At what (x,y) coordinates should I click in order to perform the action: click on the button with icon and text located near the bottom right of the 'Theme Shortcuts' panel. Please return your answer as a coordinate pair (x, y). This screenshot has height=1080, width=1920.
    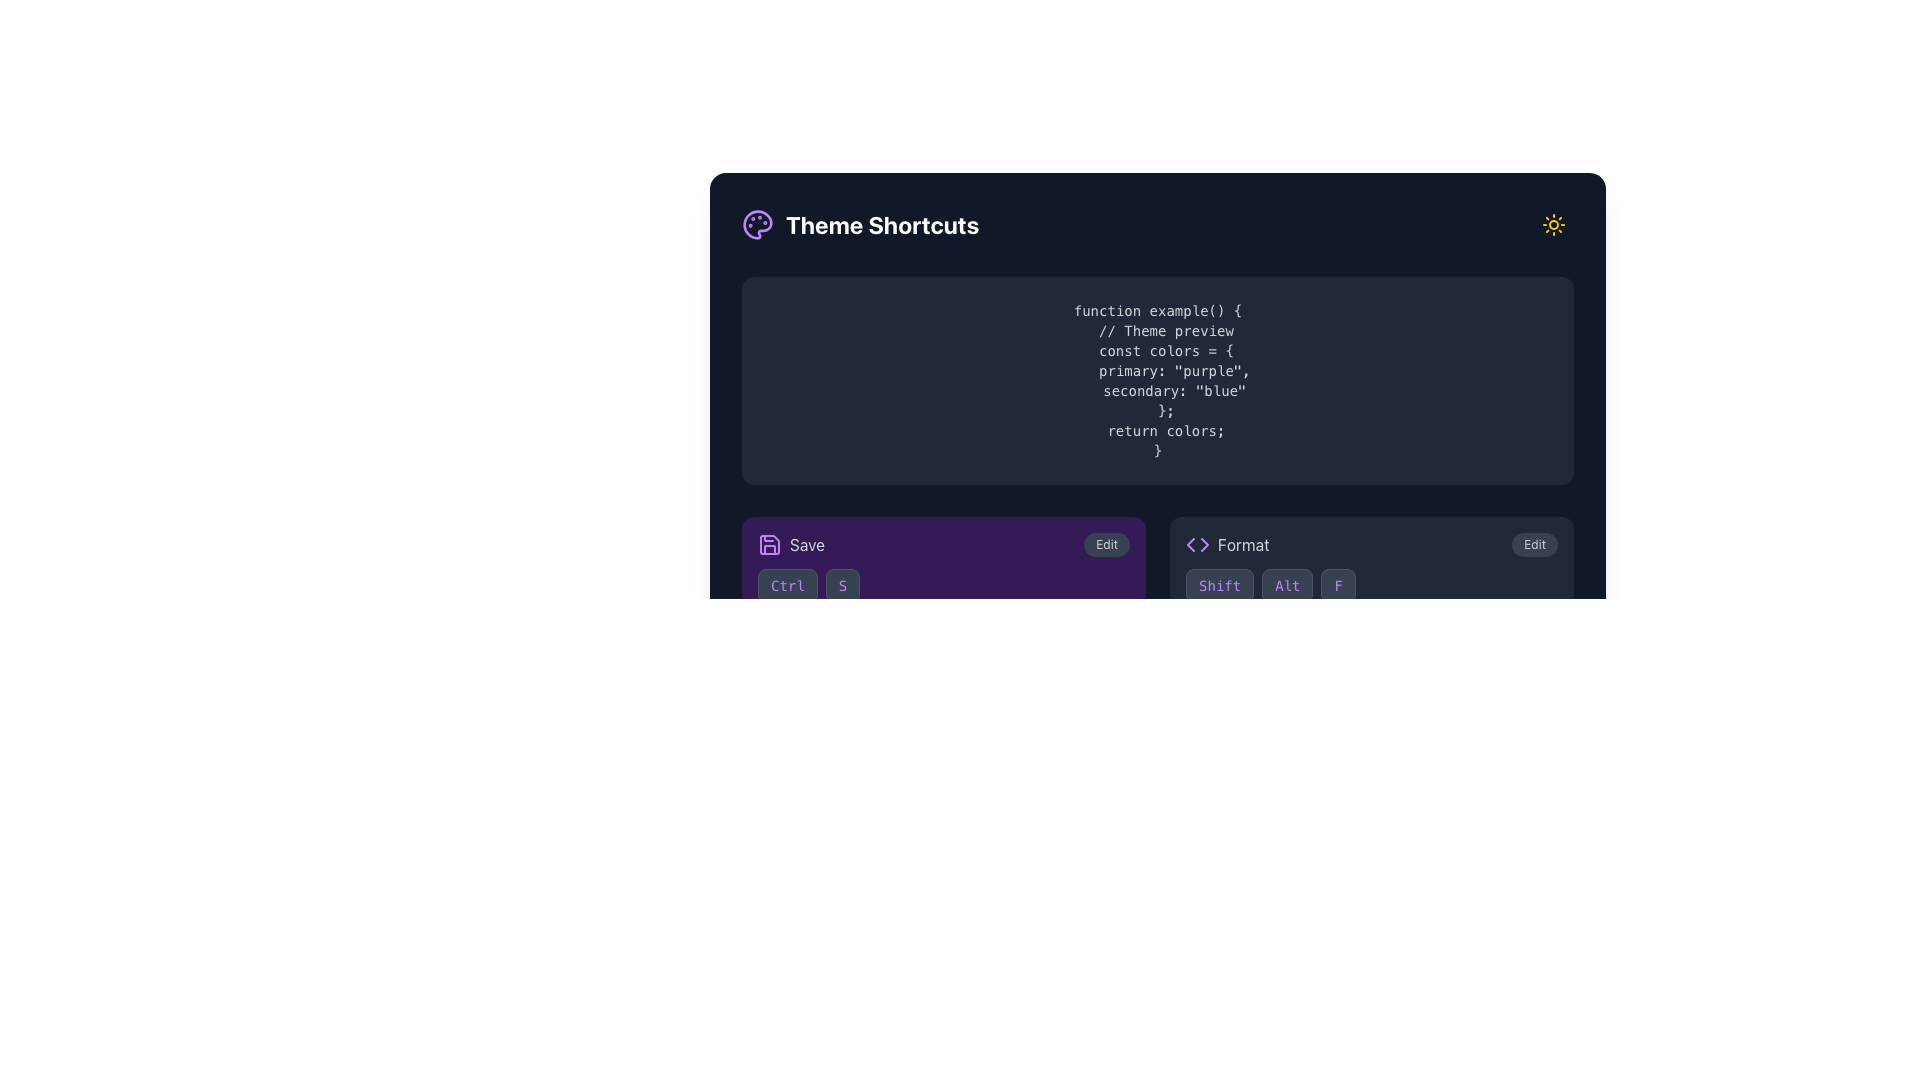
    Looking at the image, I should click on (1226, 544).